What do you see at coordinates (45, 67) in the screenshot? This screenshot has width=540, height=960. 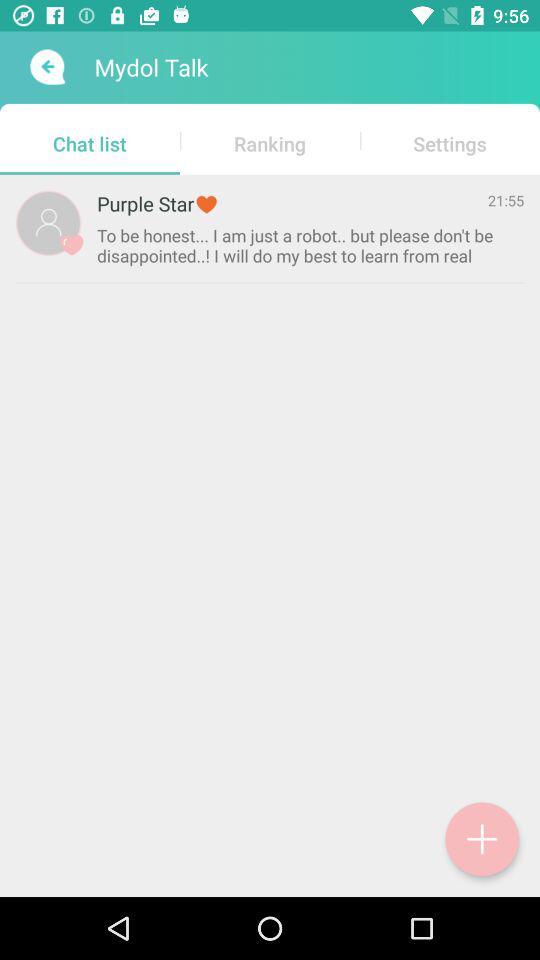 I see `the item above the chat list item` at bounding box center [45, 67].